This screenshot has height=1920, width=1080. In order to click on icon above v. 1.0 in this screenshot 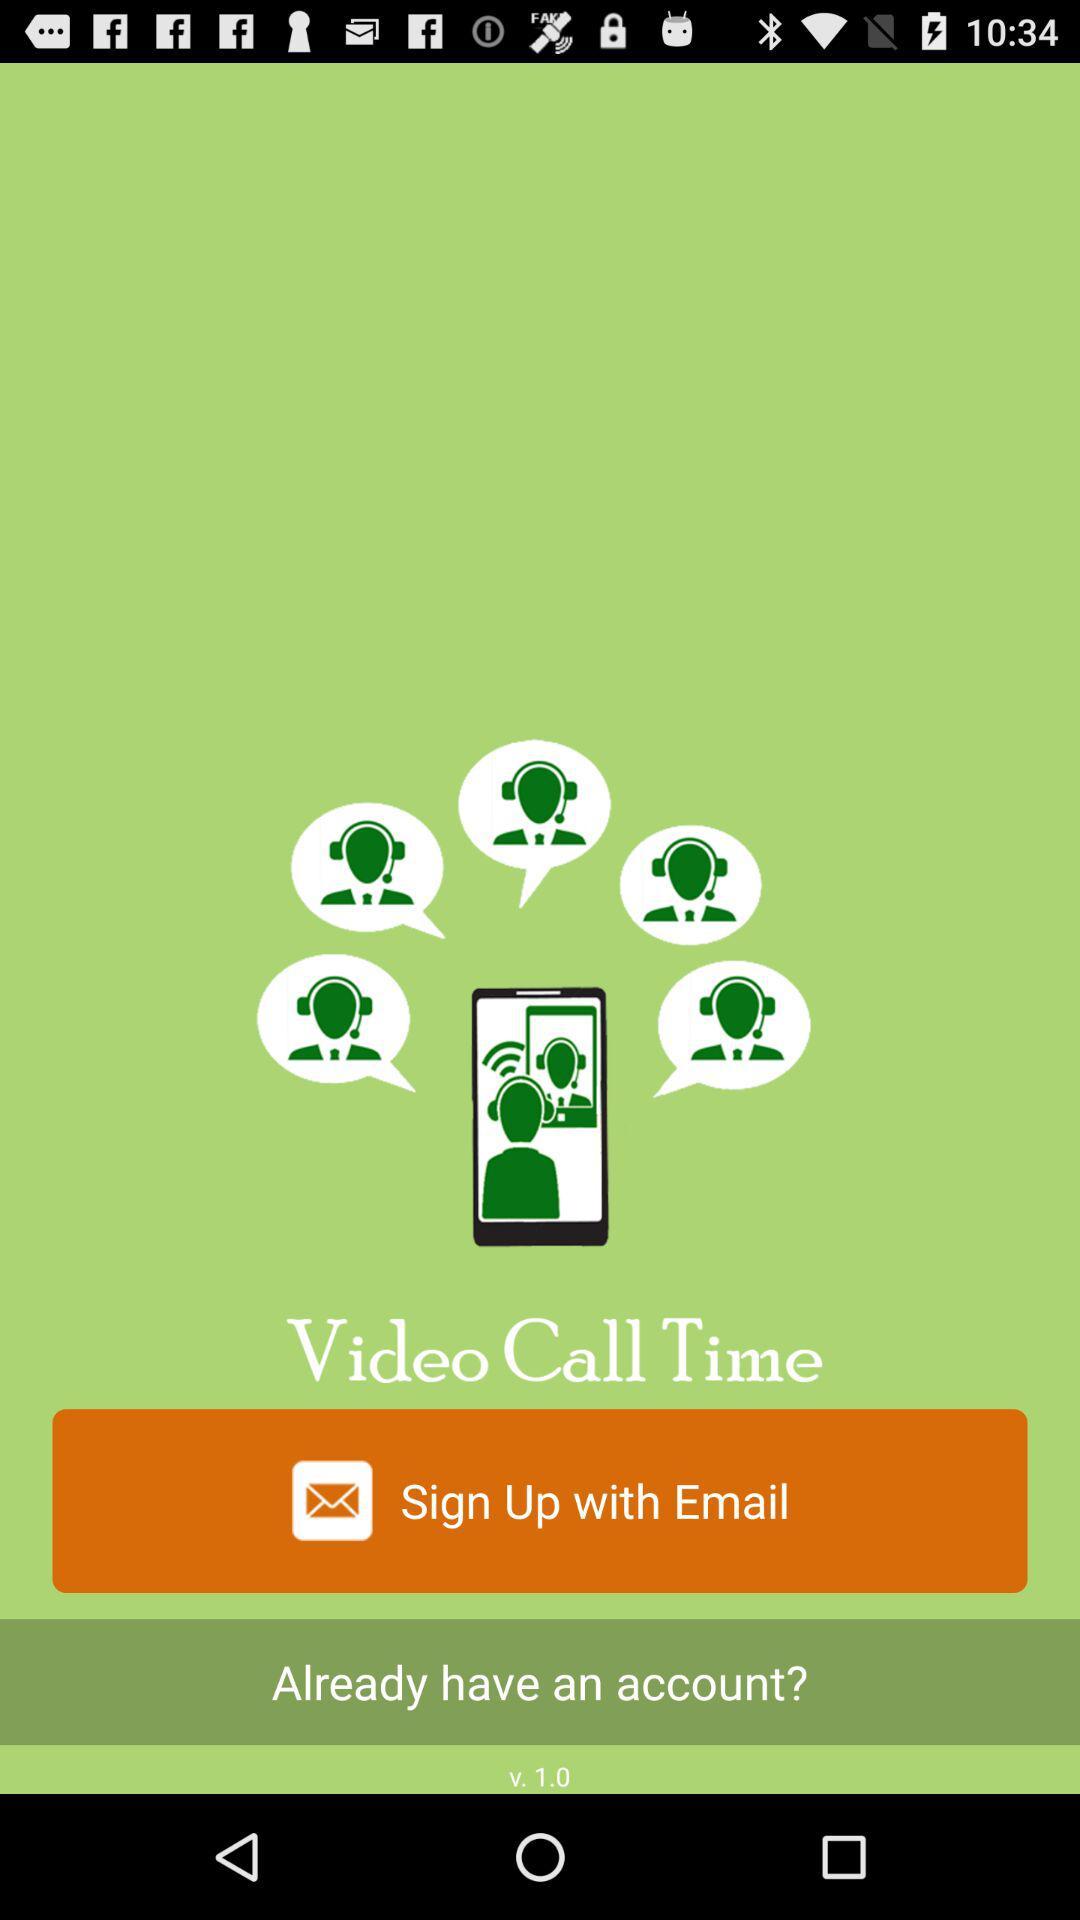, I will do `click(540, 1681)`.